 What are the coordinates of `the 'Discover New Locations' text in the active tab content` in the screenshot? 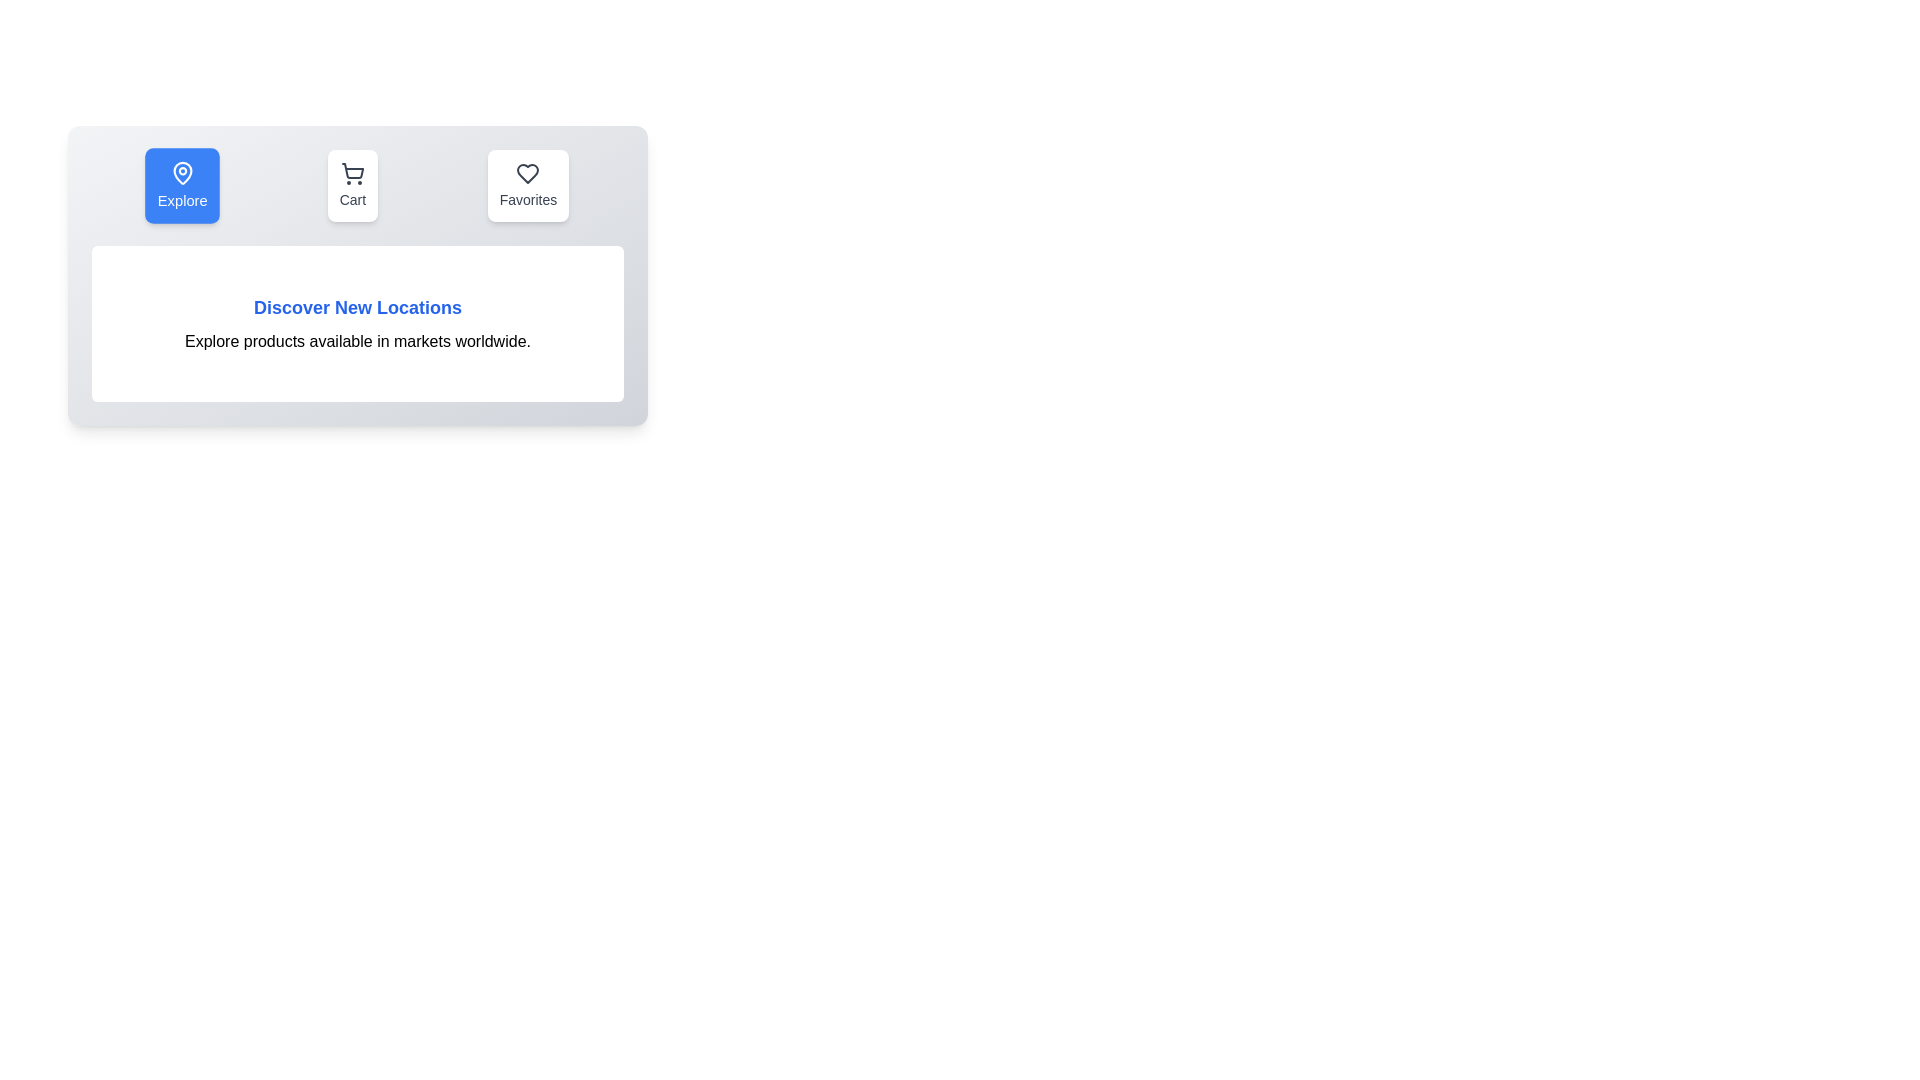 It's located at (358, 308).